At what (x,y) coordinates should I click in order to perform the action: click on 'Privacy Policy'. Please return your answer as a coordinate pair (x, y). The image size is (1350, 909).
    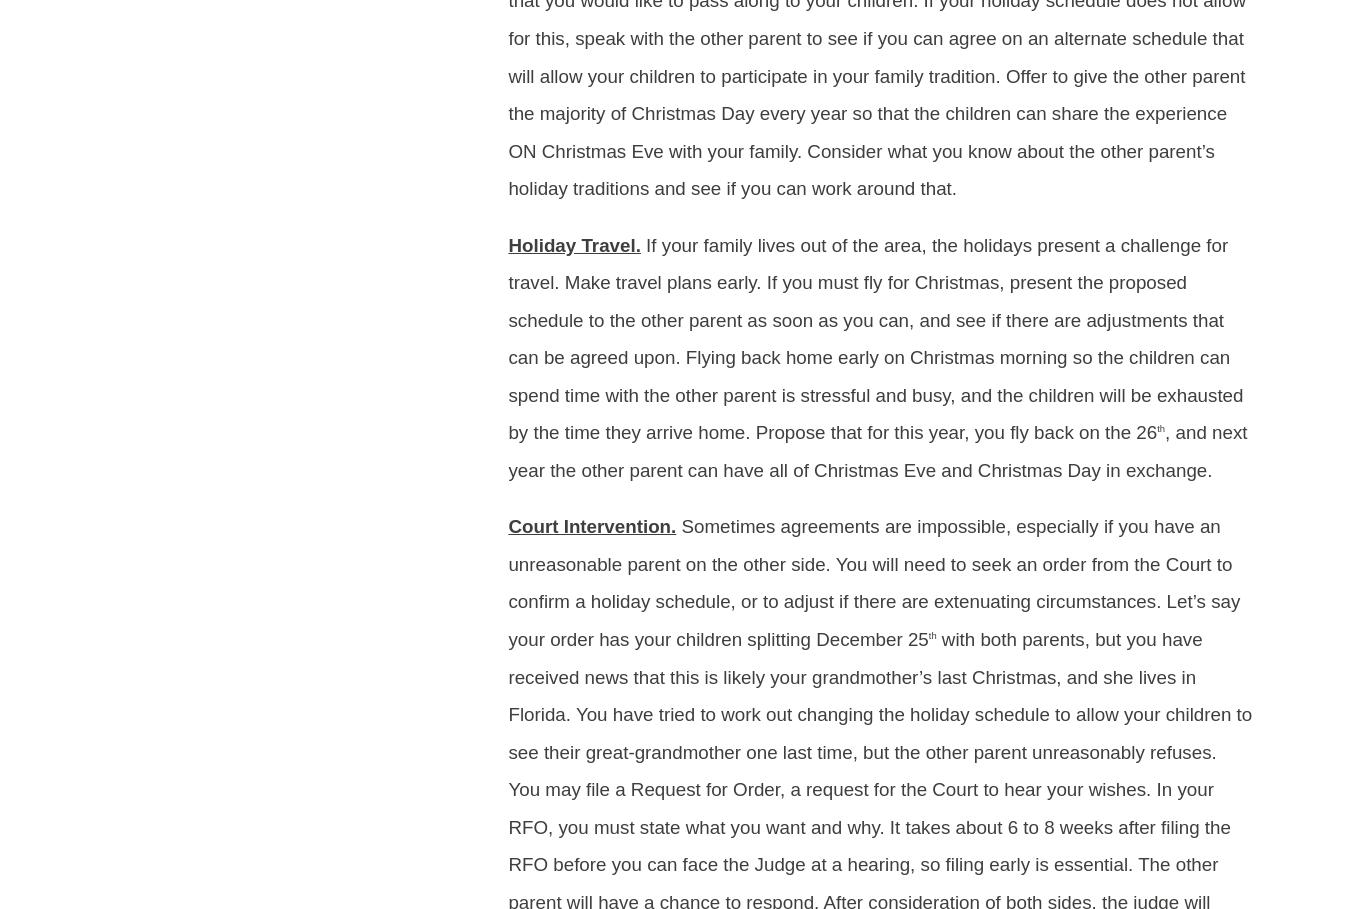
    Looking at the image, I should click on (210, 216).